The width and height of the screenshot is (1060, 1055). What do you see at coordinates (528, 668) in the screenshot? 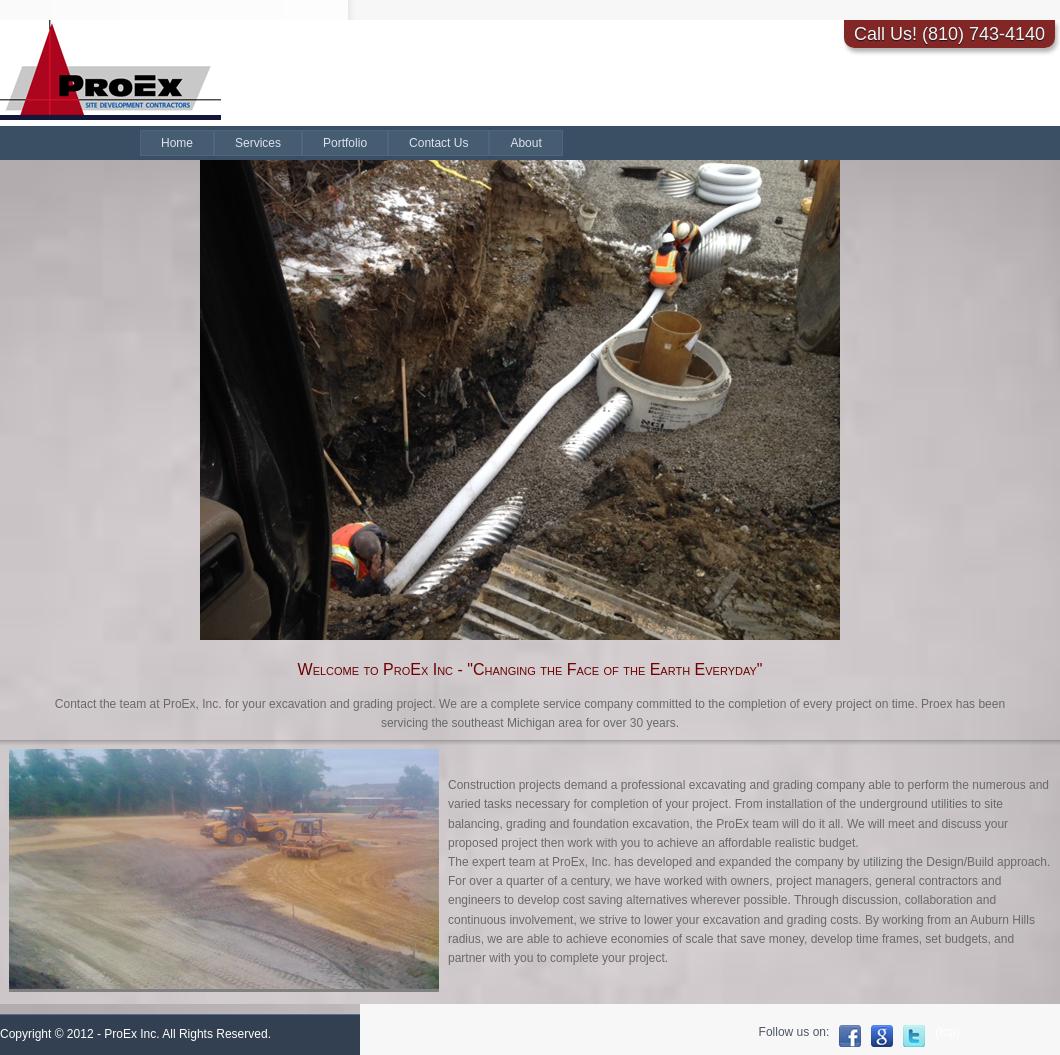
I see `'Welcome to ProEx Inc - "Changing the Face of the Earth Everyday"'` at bounding box center [528, 668].